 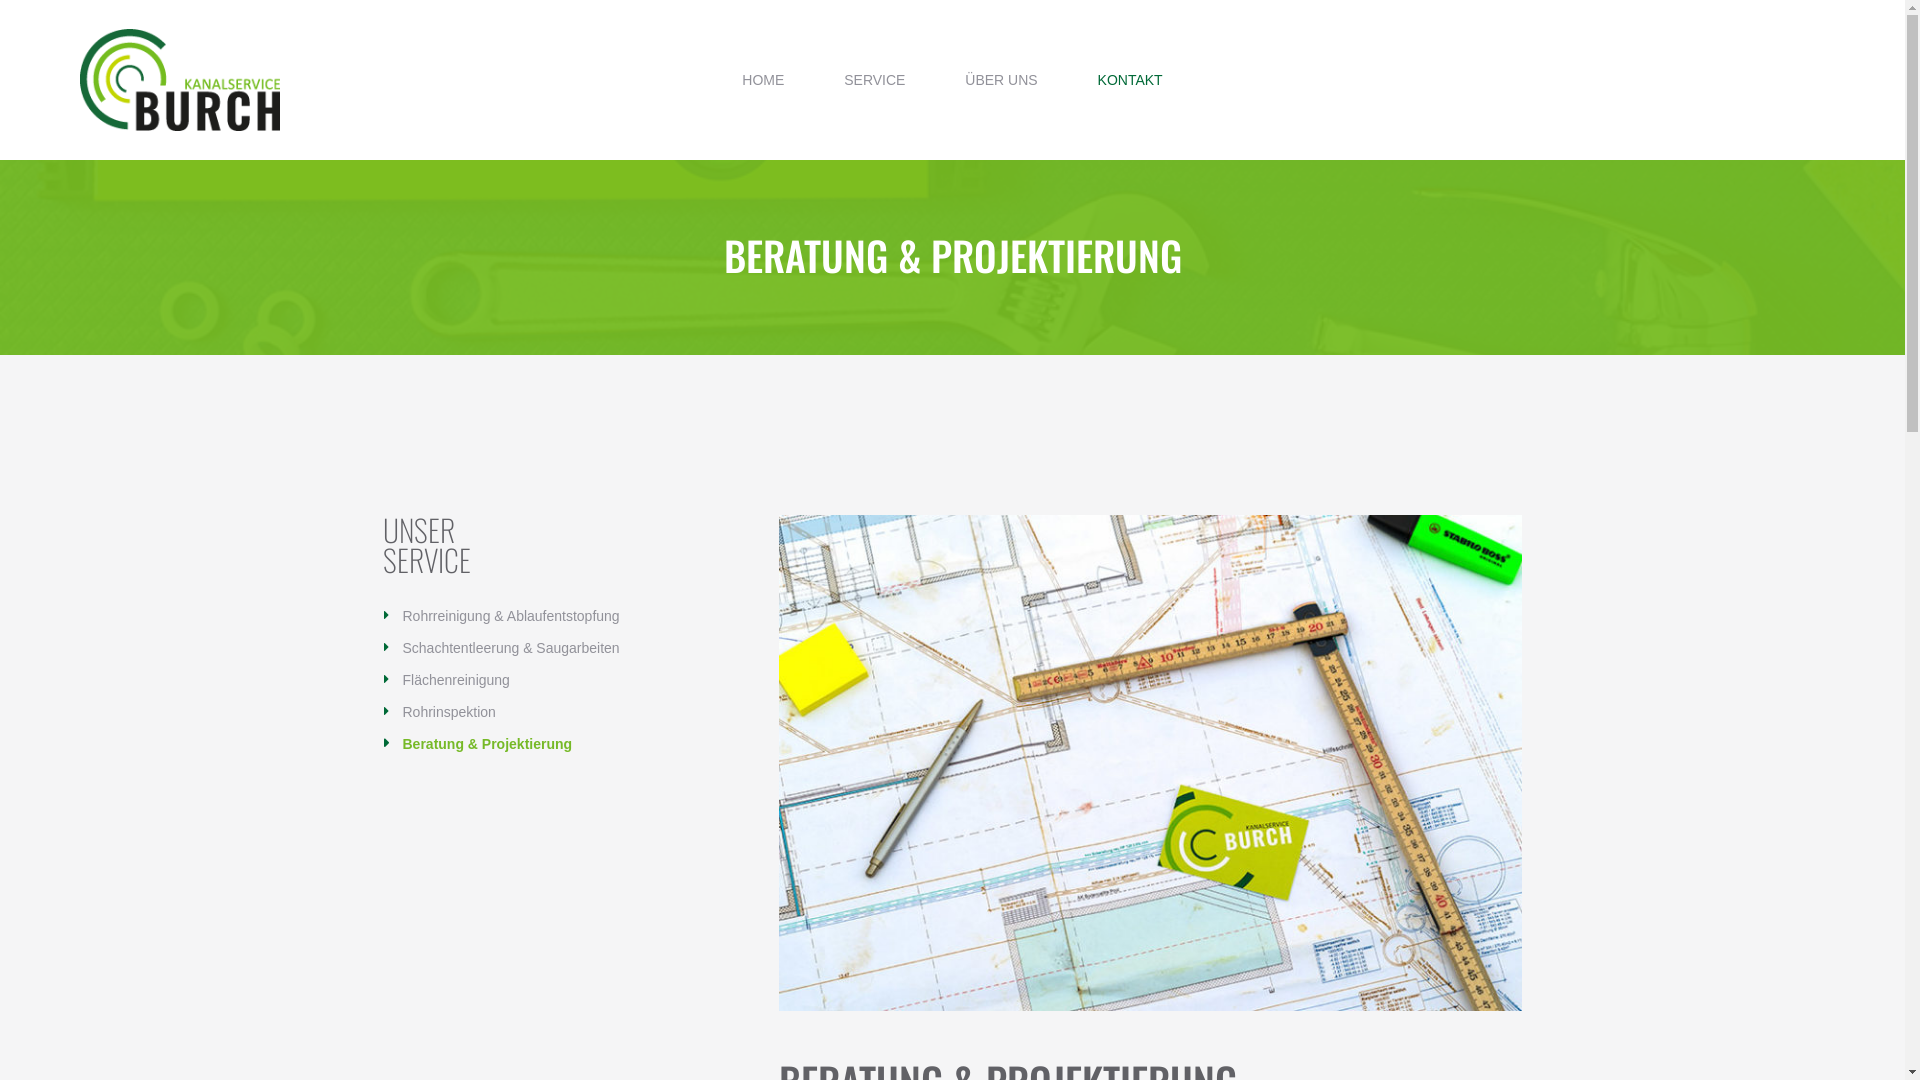 What do you see at coordinates (500, 615) in the screenshot?
I see `'Rohrreinigung & Ablaufentstopfung'` at bounding box center [500, 615].